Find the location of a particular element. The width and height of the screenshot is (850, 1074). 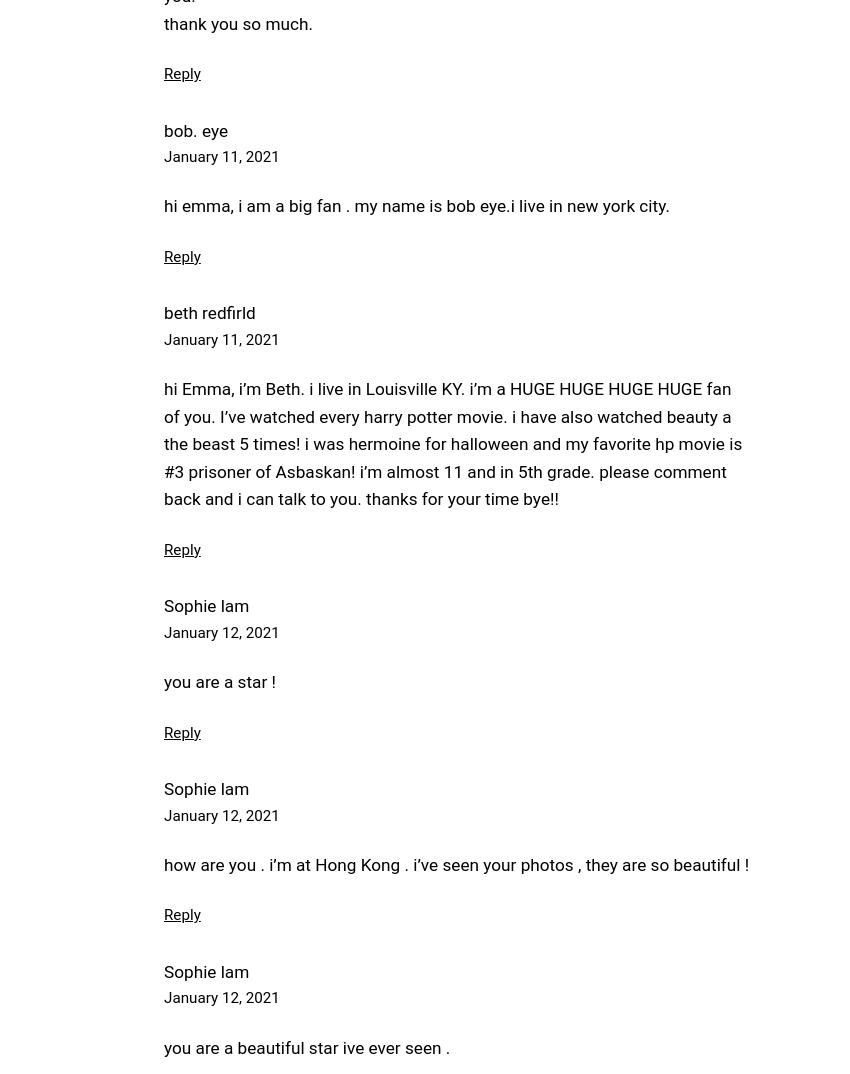

'thank you so much.' is located at coordinates (238, 21).